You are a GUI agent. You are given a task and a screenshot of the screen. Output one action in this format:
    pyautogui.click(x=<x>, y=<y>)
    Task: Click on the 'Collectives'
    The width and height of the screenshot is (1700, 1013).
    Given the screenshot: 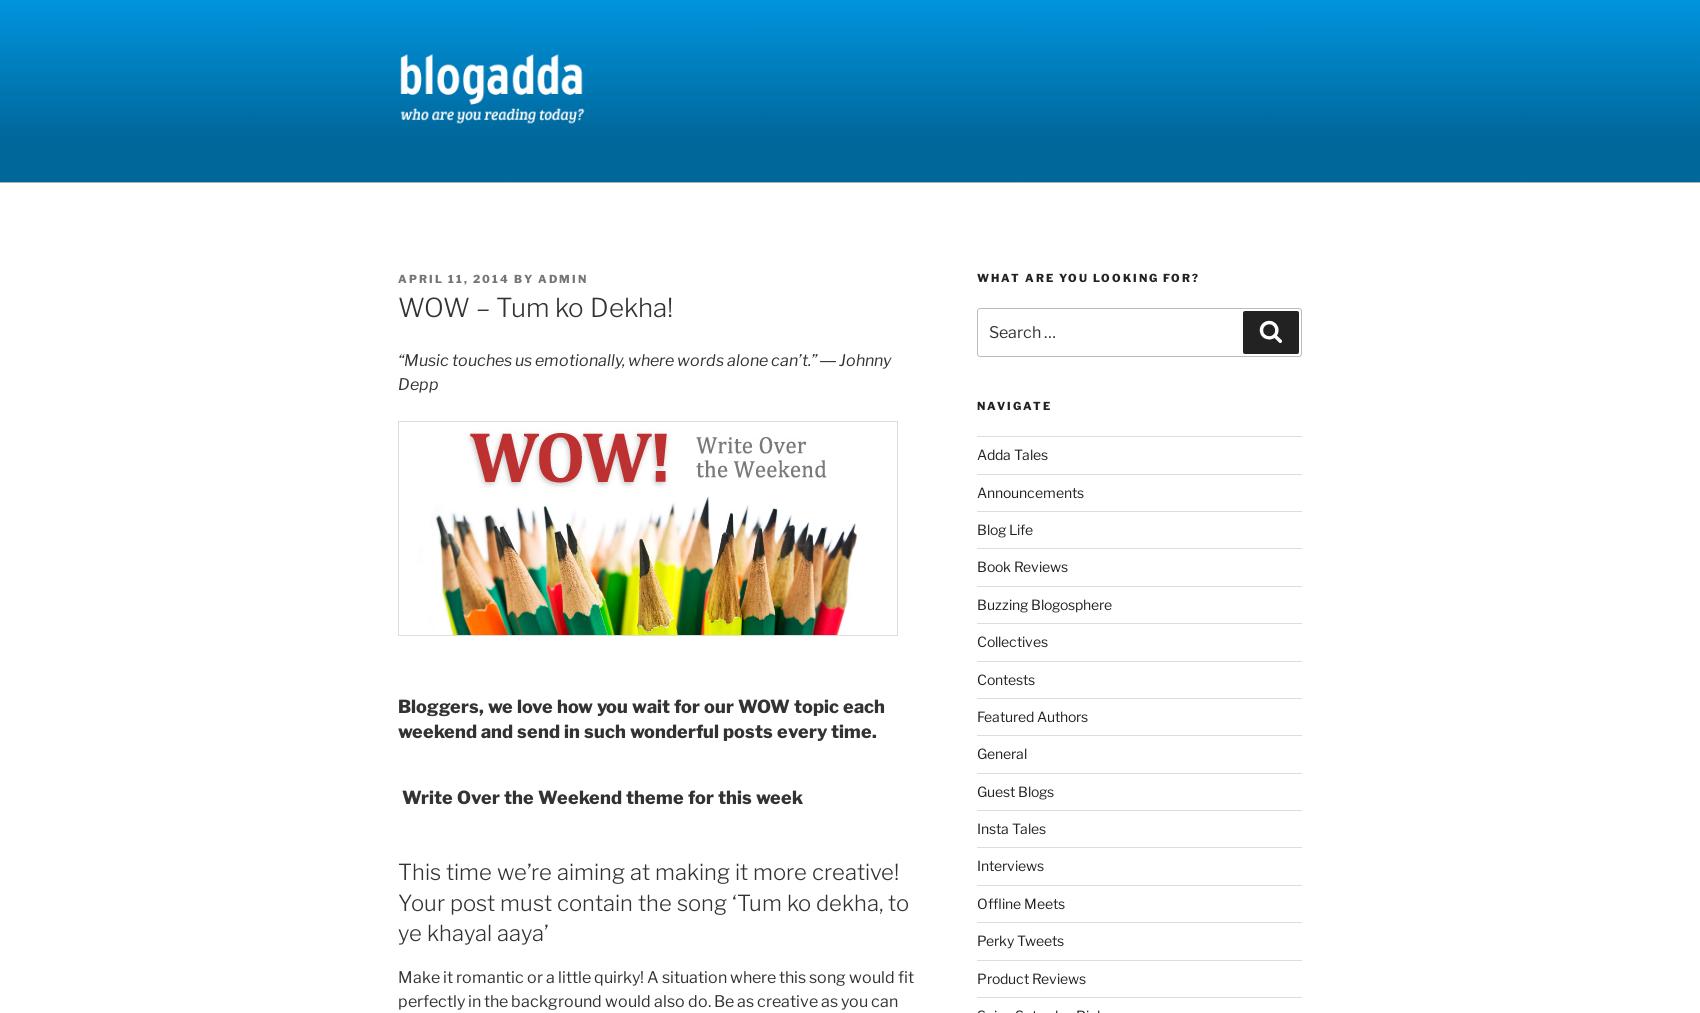 What is the action you would take?
    pyautogui.click(x=1010, y=640)
    